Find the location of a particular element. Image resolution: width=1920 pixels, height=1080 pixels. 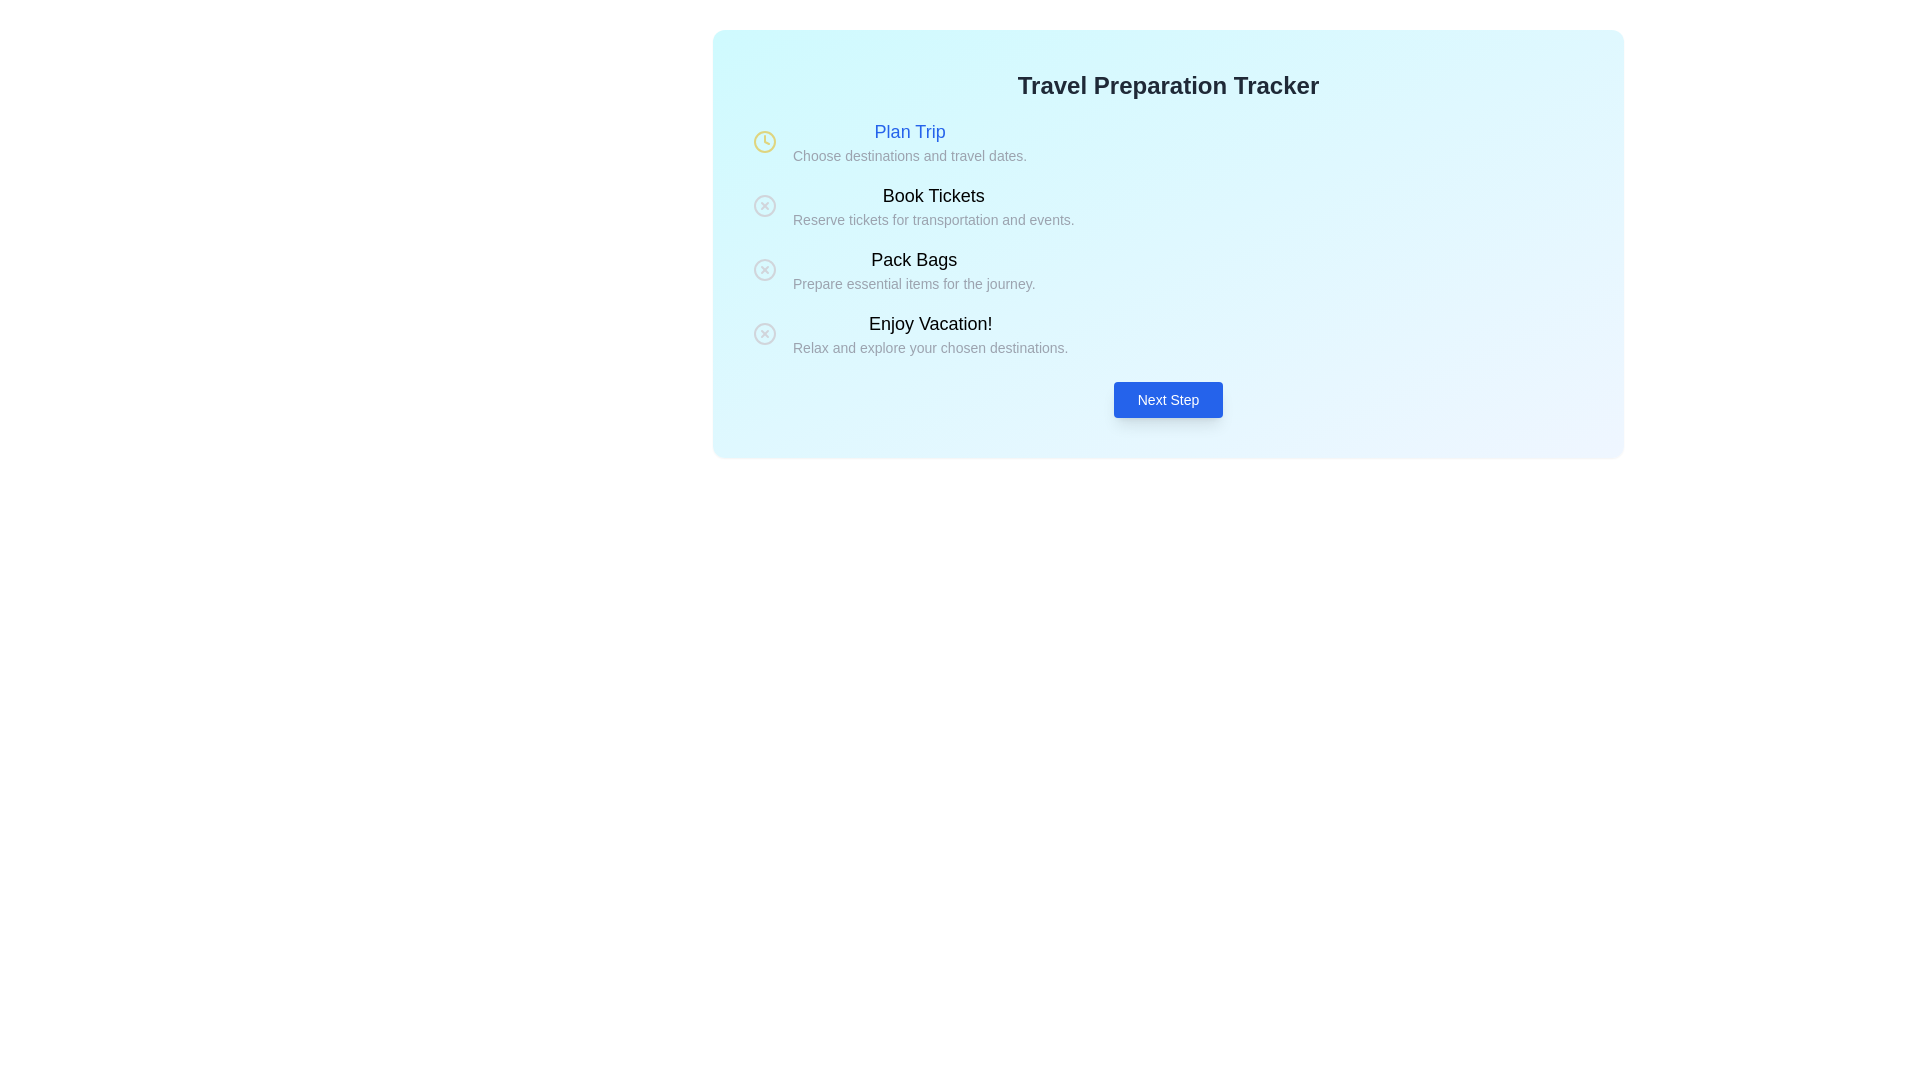

text content of the first element in the 'Travel Preparation Tracker' list, which provides instructions for planning a trip including selecting destinations and dates is located at coordinates (909, 141).